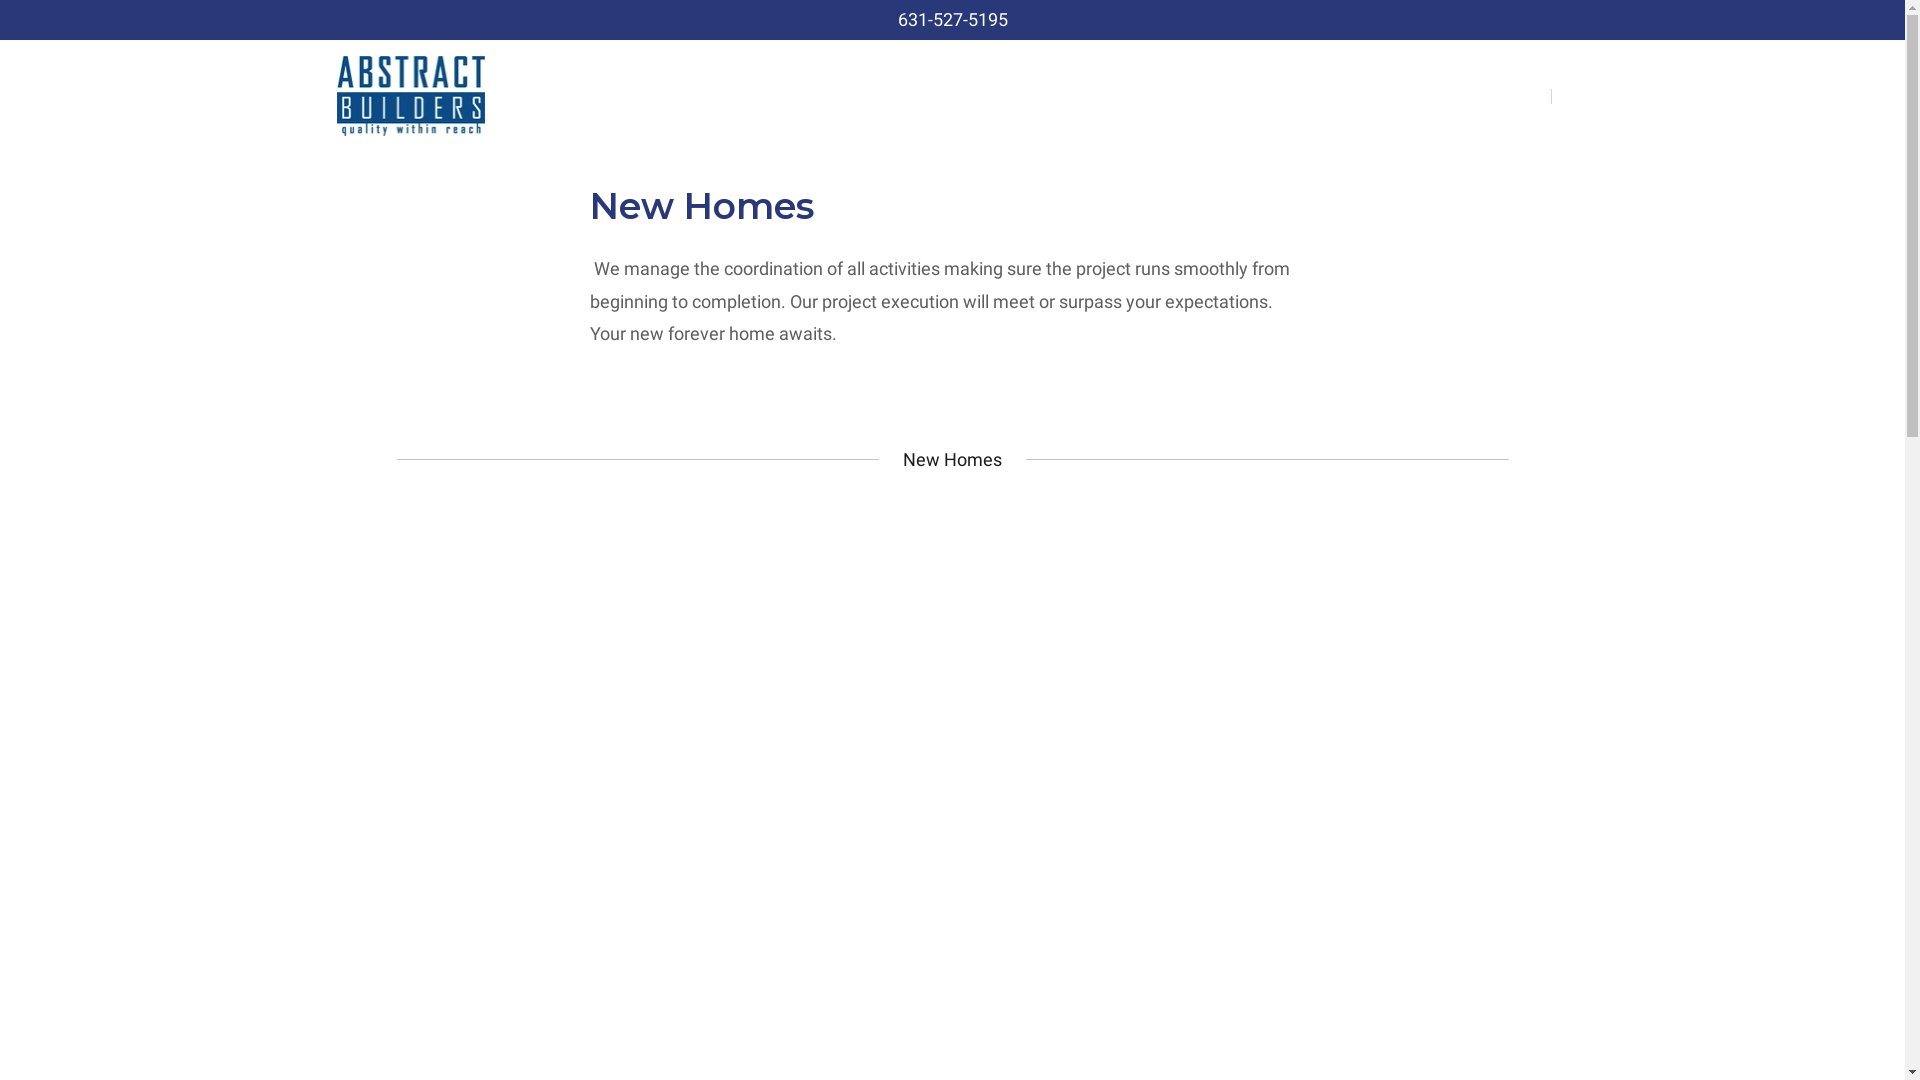  I want to click on '631-527-5195', so click(952, 19).